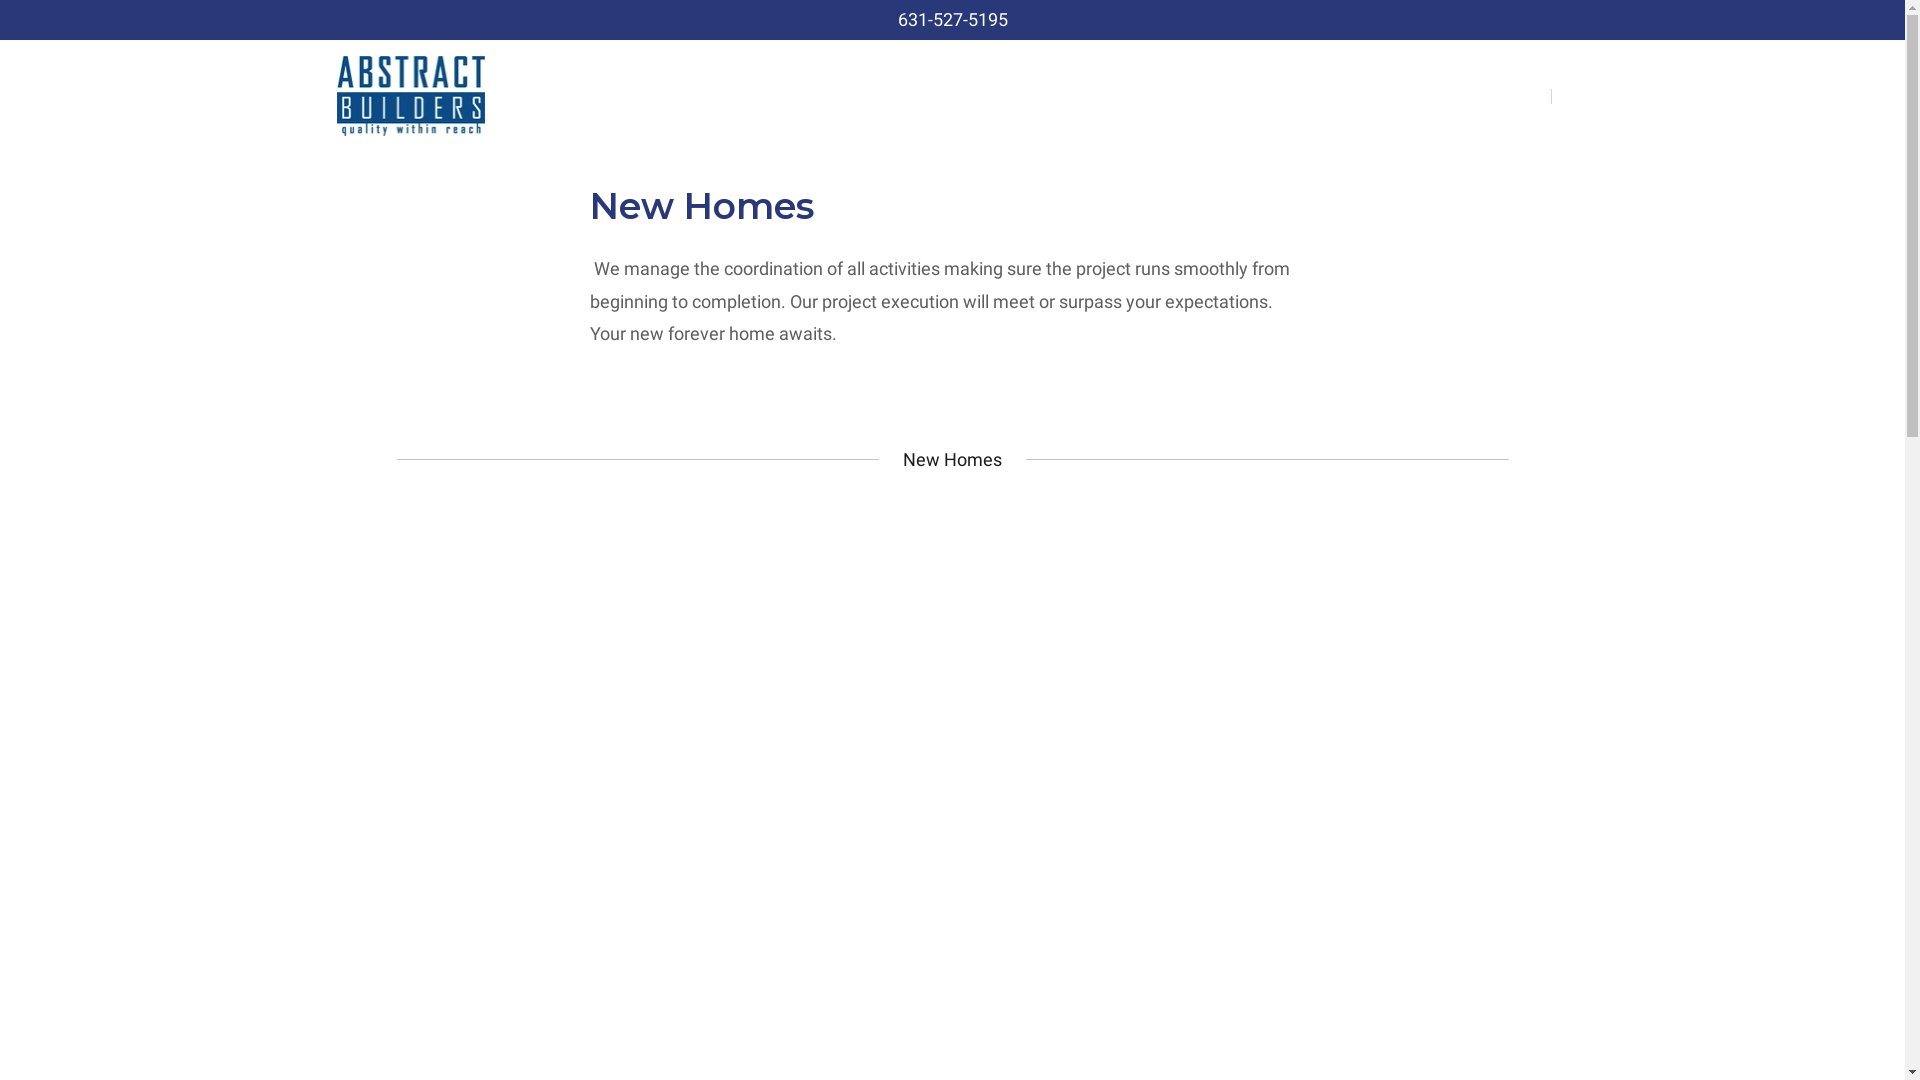  I want to click on '631-527-5195', so click(952, 19).